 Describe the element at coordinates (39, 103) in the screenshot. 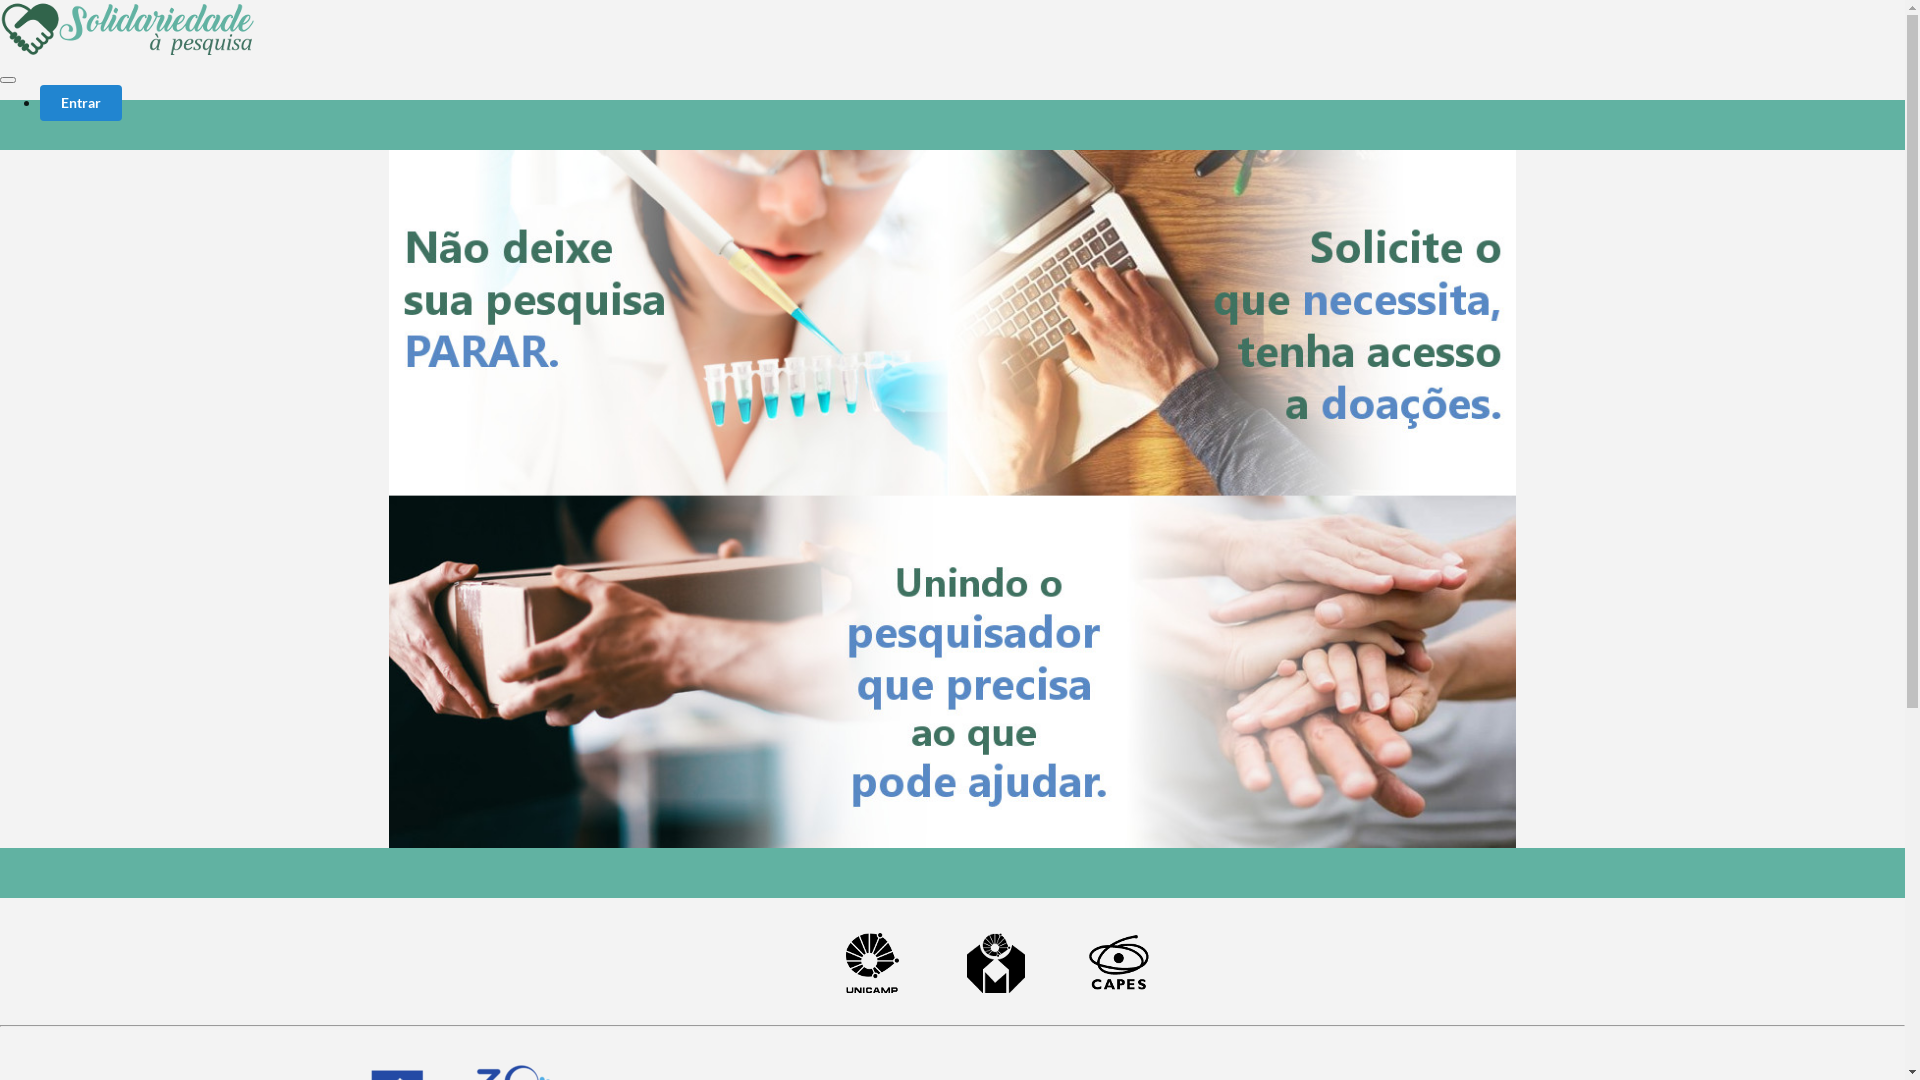

I see `'Entrar'` at that location.